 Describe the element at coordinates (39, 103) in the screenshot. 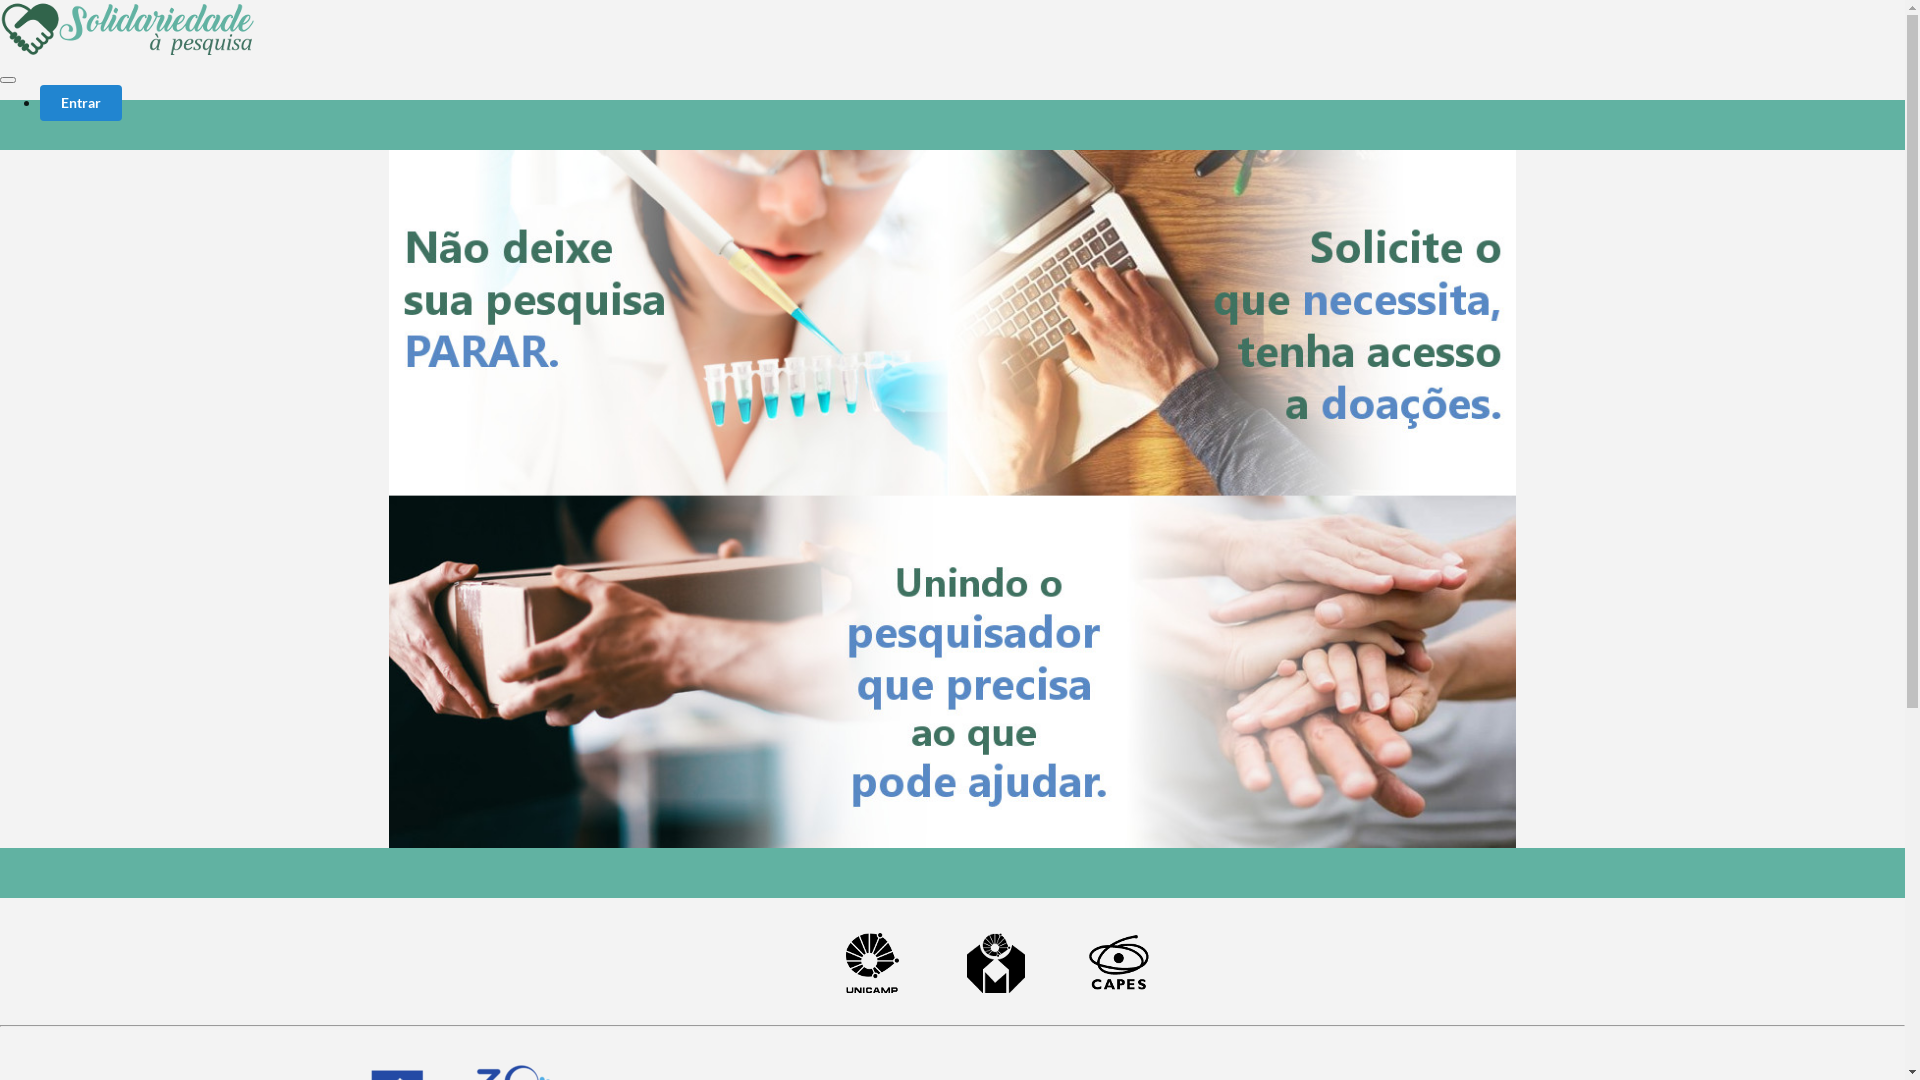

I see `'Entrar'` at that location.